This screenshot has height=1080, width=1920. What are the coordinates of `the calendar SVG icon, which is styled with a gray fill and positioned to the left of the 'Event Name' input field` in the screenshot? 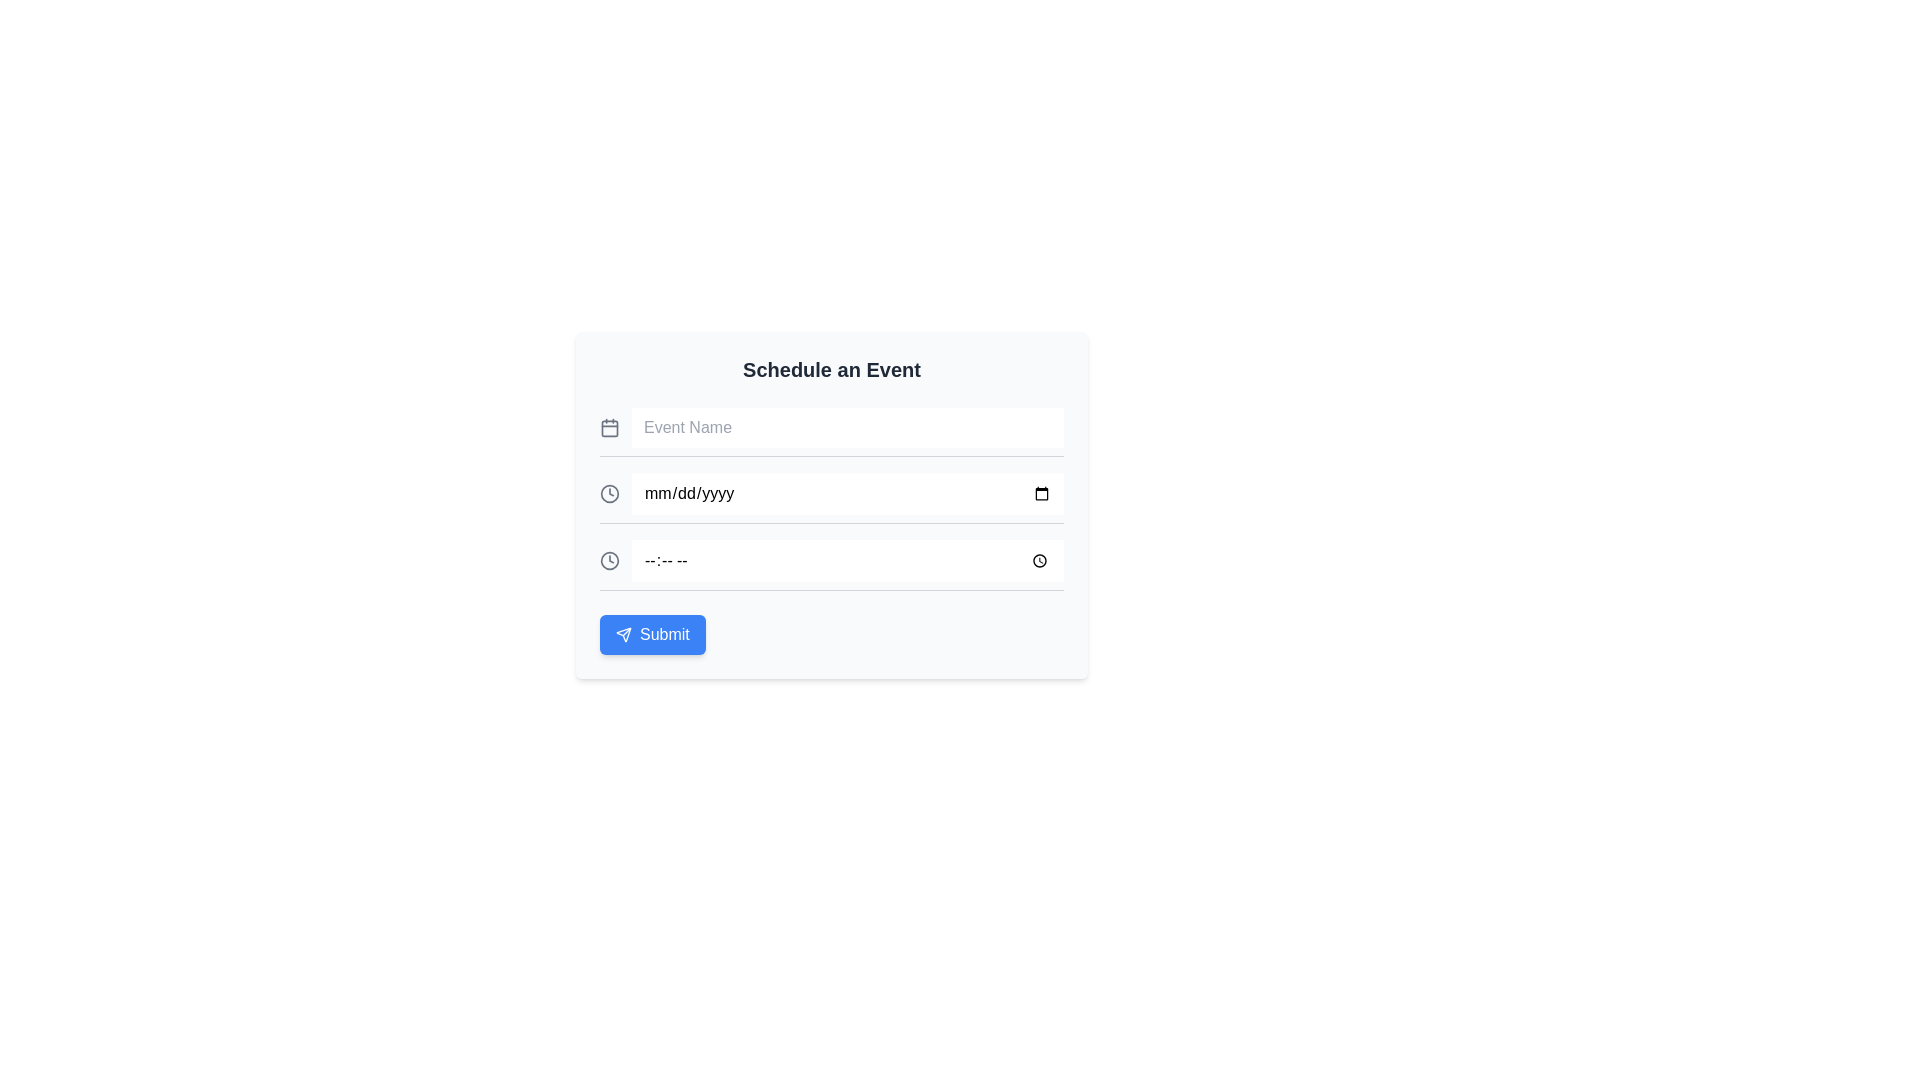 It's located at (608, 427).